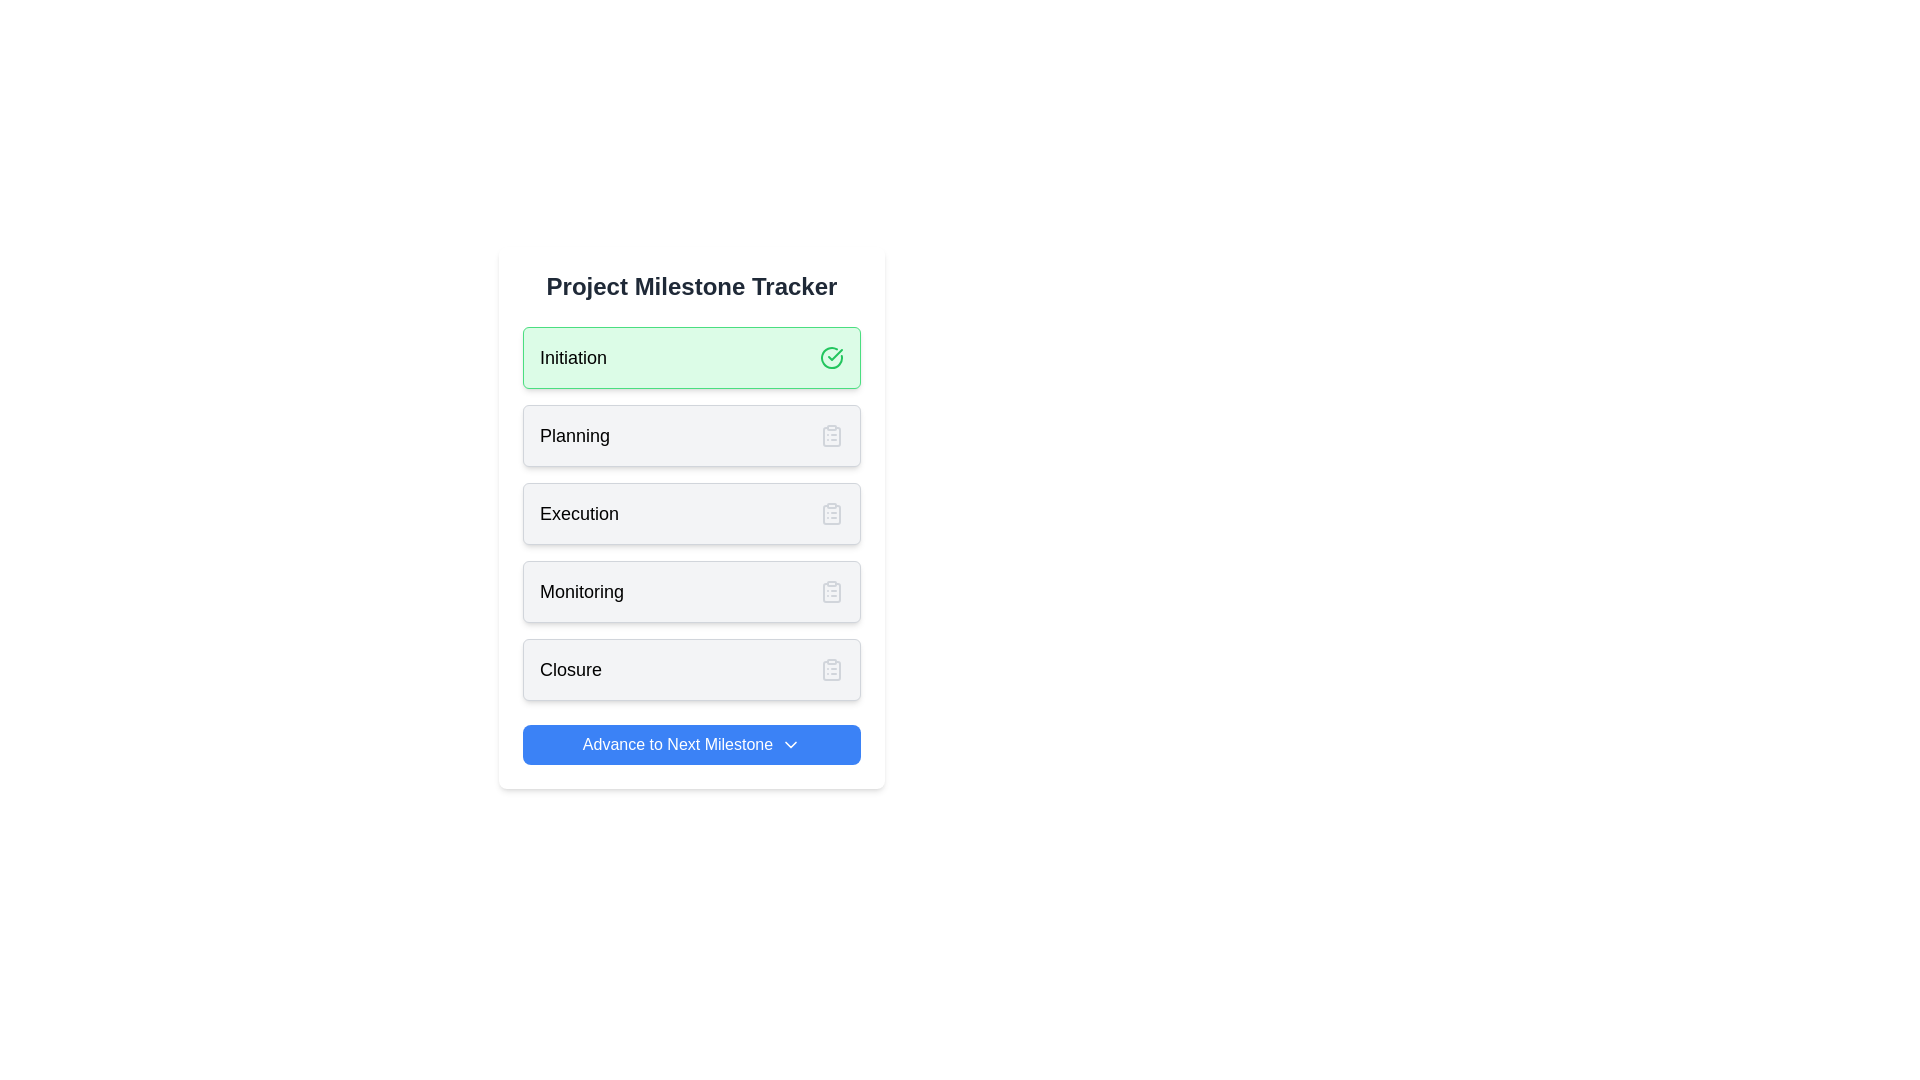  I want to click on the text element labeled 'Monitoring', which is the title of the fourth milestone stage in the Project Milestone Tracker interface, so click(580, 590).